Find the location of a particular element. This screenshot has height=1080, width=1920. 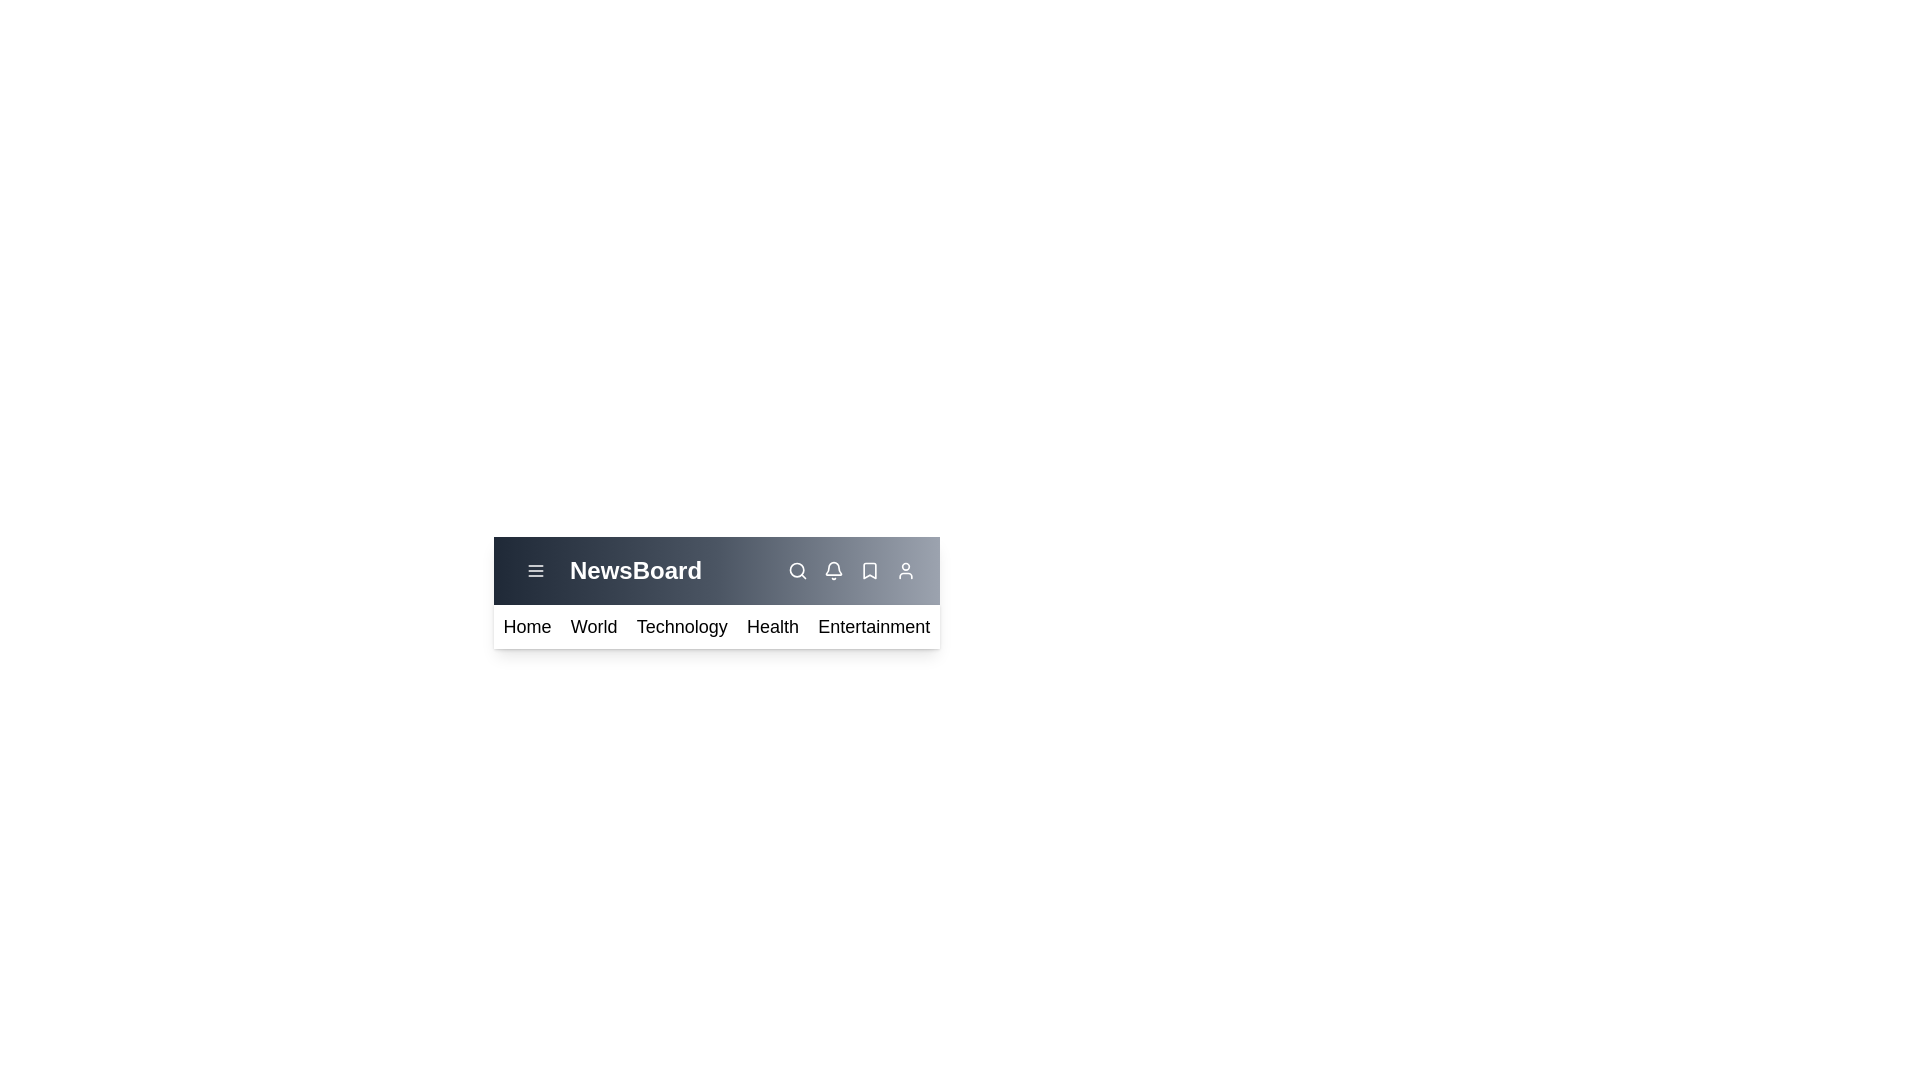

the menu item Technology is located at coordinates (681, 626).